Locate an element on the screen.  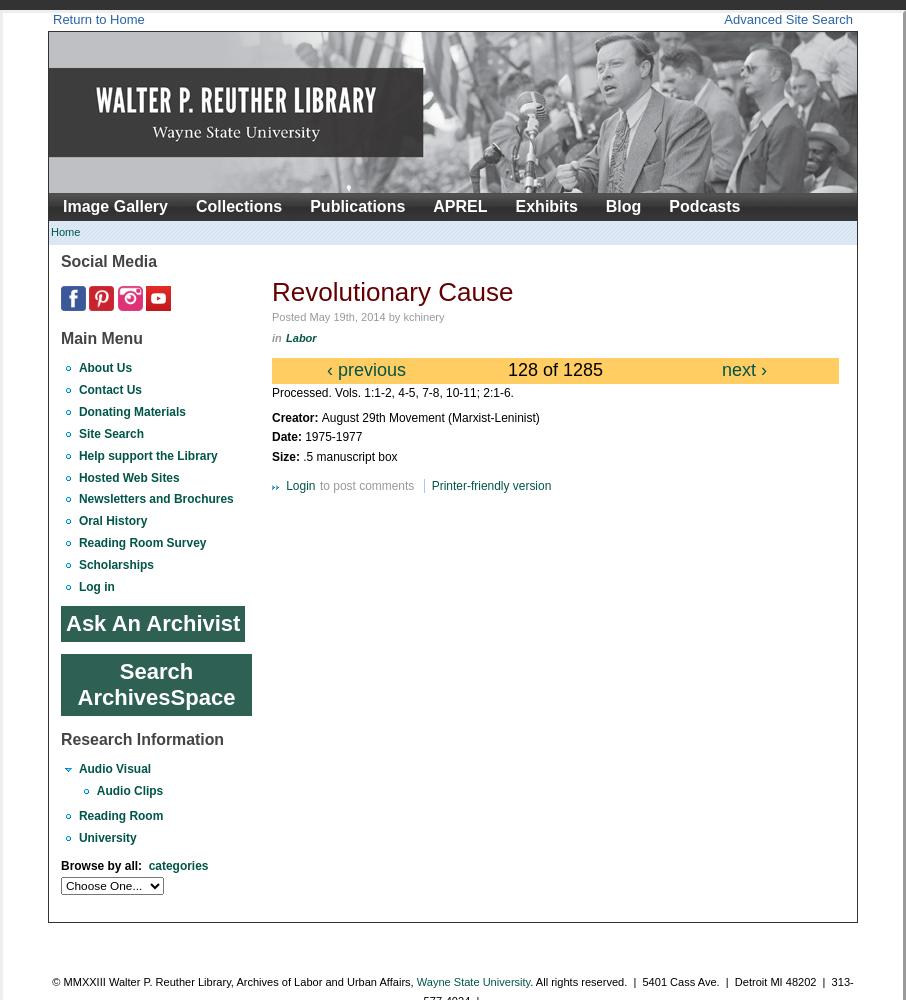
'Browse by all:' is located at coordinates (60, 865).